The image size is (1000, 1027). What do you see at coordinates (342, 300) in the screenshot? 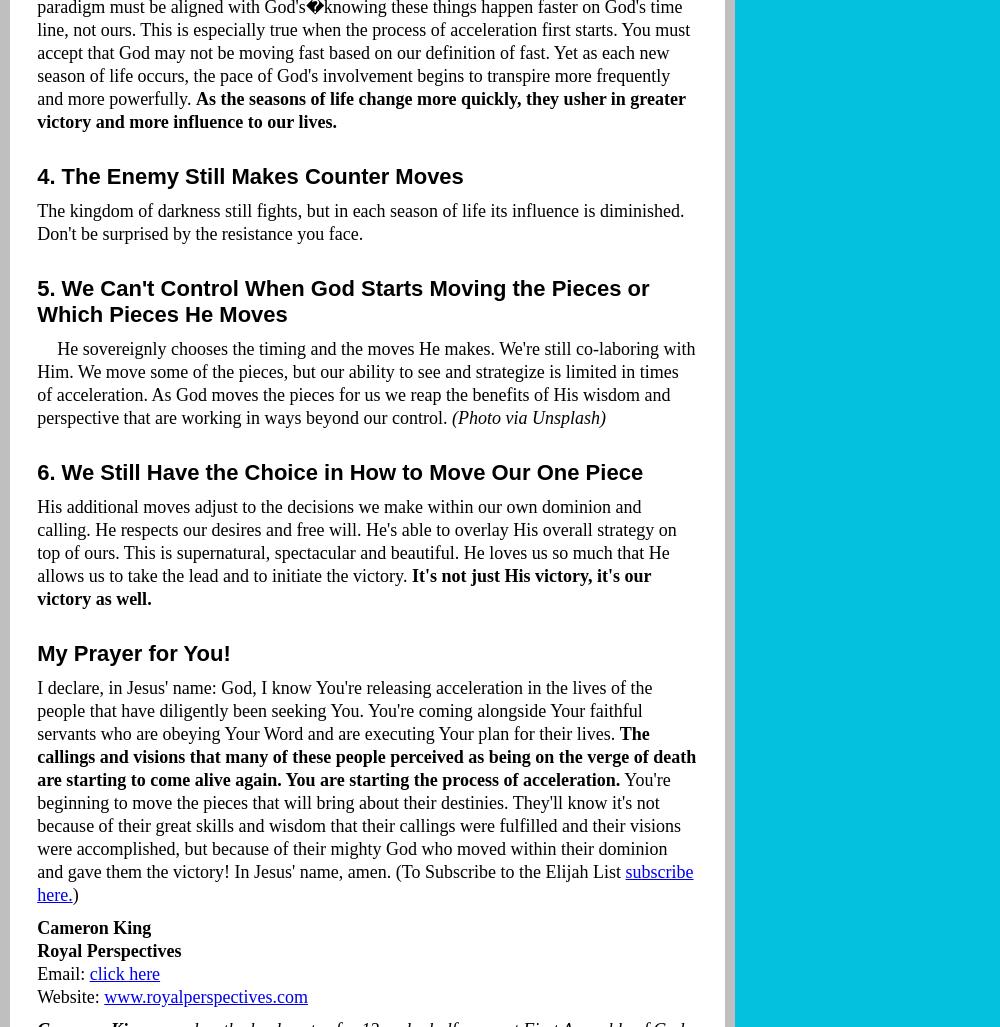
I see `'5. We Can't Control When God Starts Moving the Pieces or Which Pieces He Moves'` at bounding box center [342, 300].